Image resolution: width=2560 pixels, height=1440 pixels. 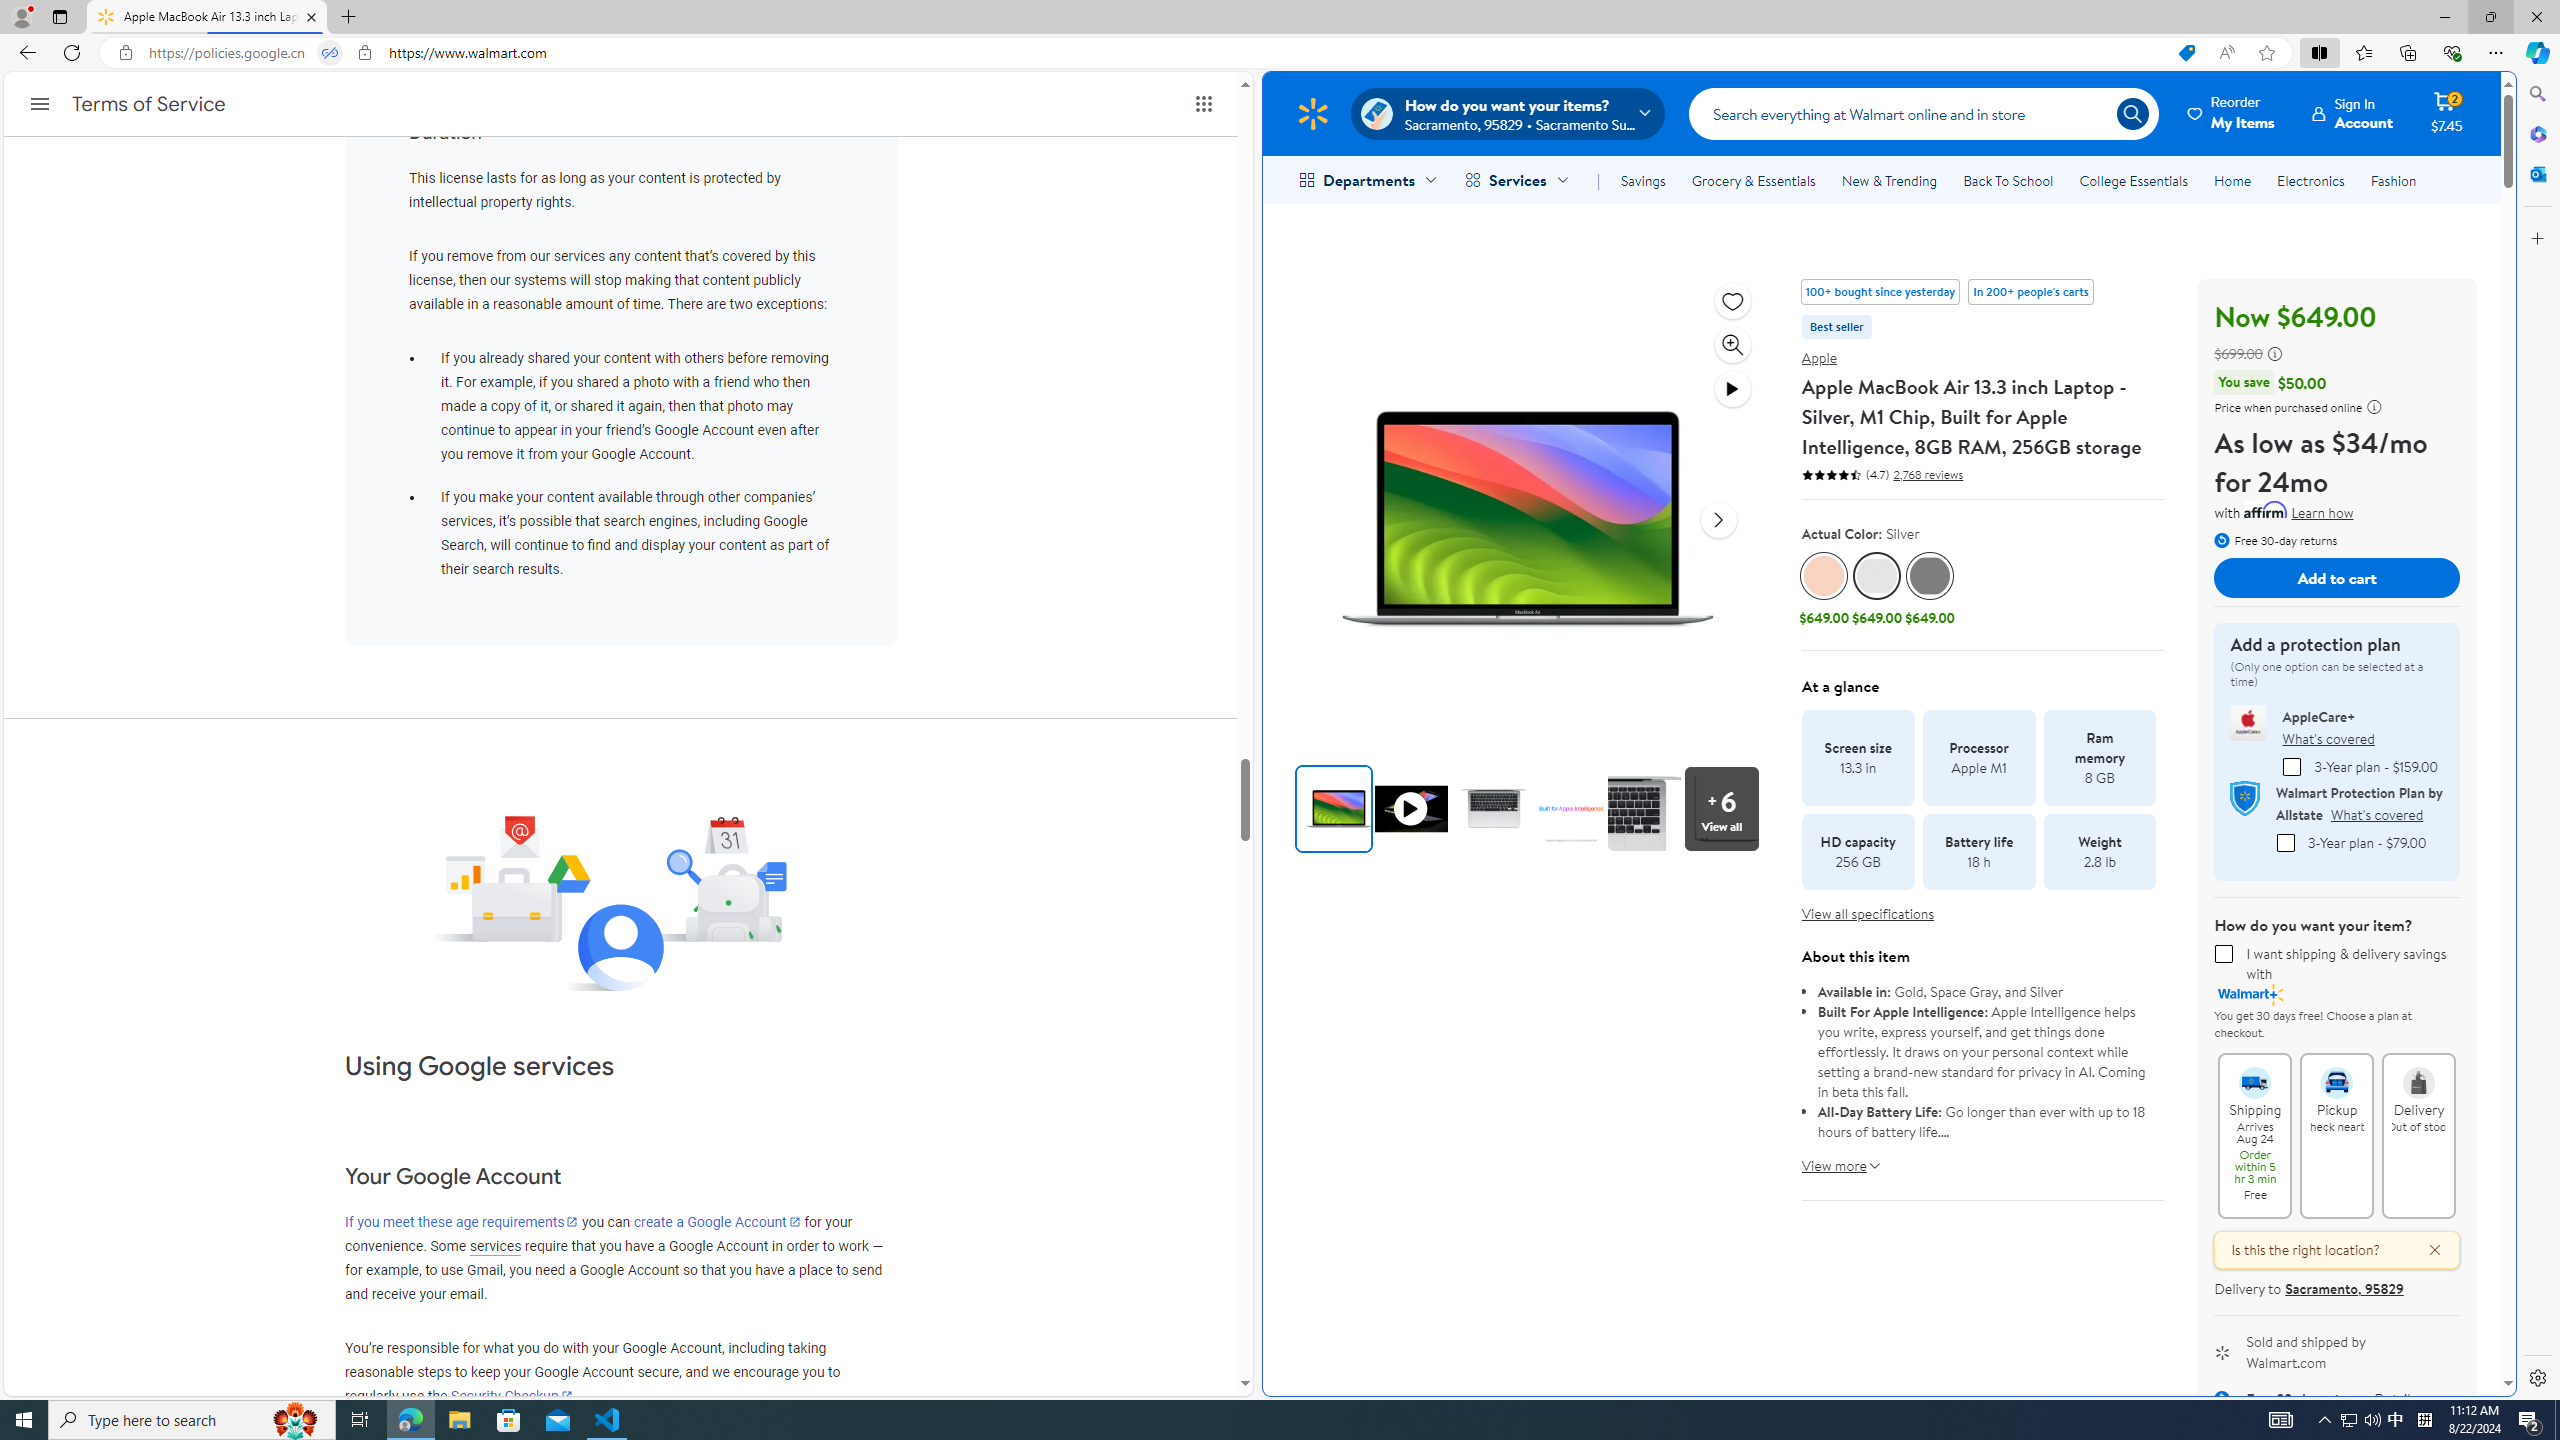 What do you see at coordinates (2231, 112) in the screenshot?
I see `'ReorderMy Items'` at bounding box center [2231, 112].